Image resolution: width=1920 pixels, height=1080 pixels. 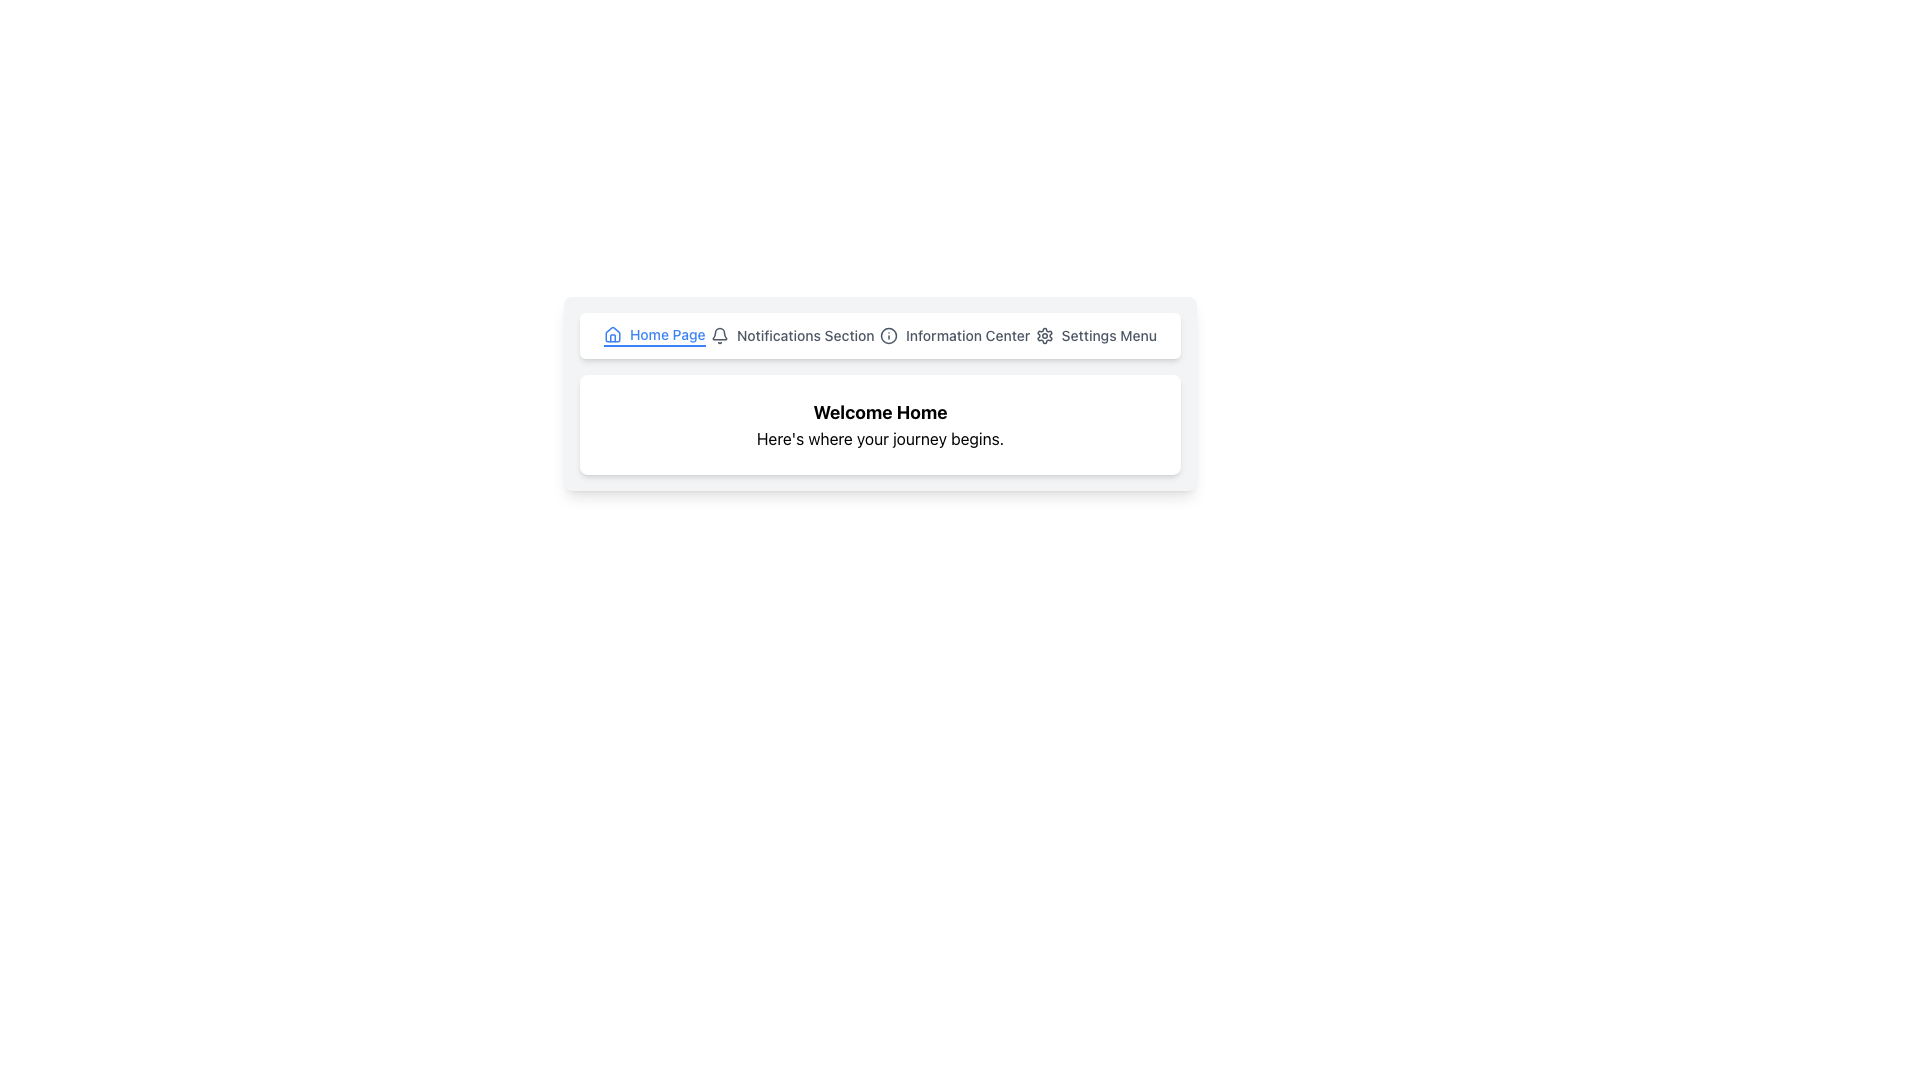 What do you see at coordinates (654, 334) in the screenshot?
I see `the Navigation Link that directs to the 'Home Page'` at bounding box center [654, 334].